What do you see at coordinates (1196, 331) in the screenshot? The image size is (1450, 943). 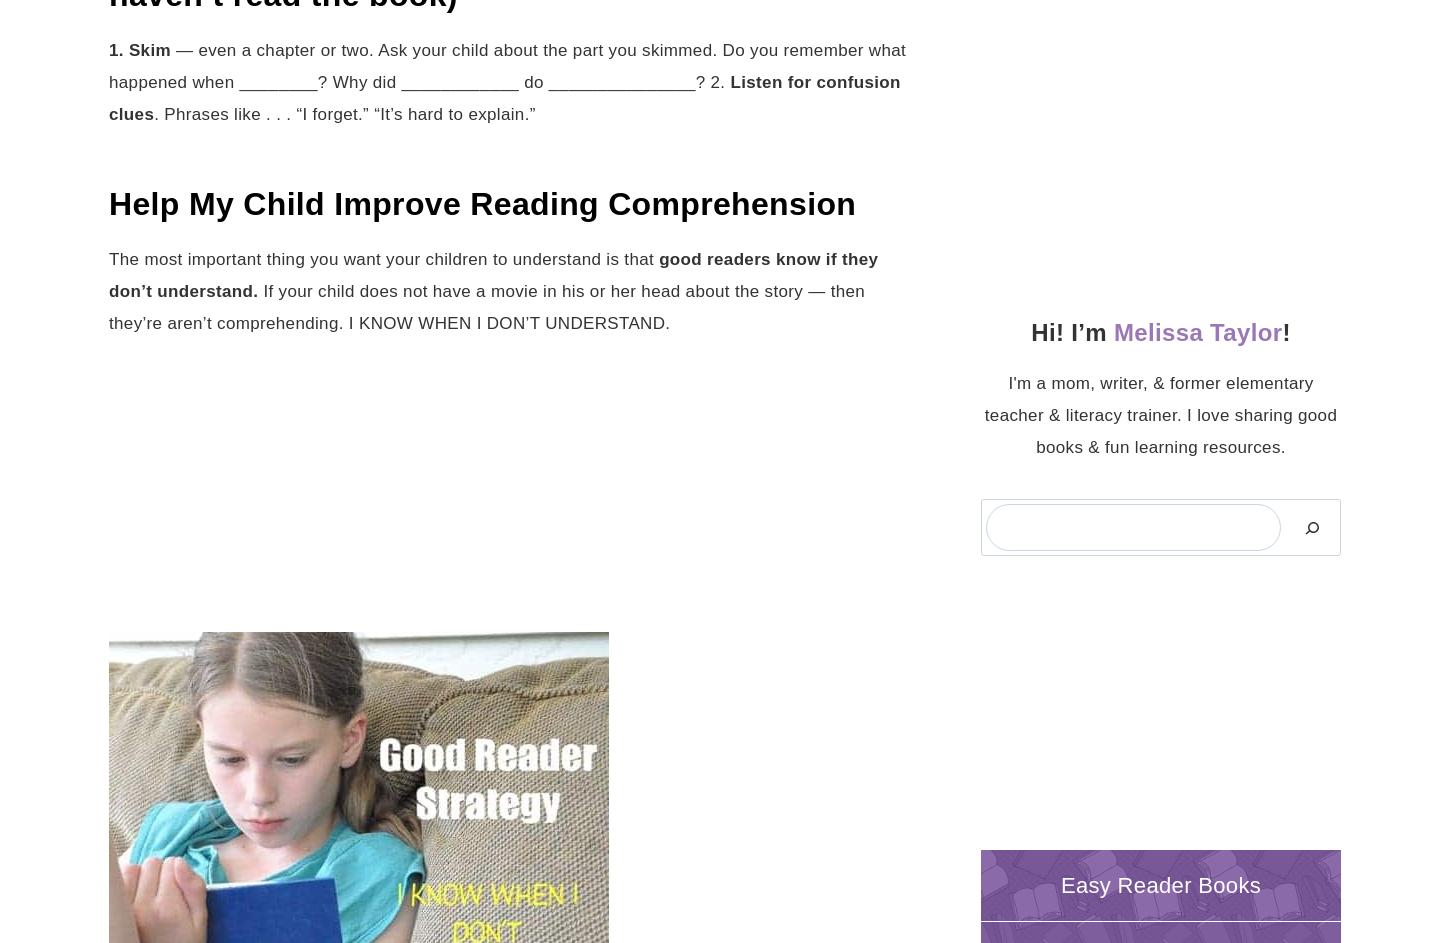 I see `'Melissa Taylor'` at bounding box center [1196, 331].